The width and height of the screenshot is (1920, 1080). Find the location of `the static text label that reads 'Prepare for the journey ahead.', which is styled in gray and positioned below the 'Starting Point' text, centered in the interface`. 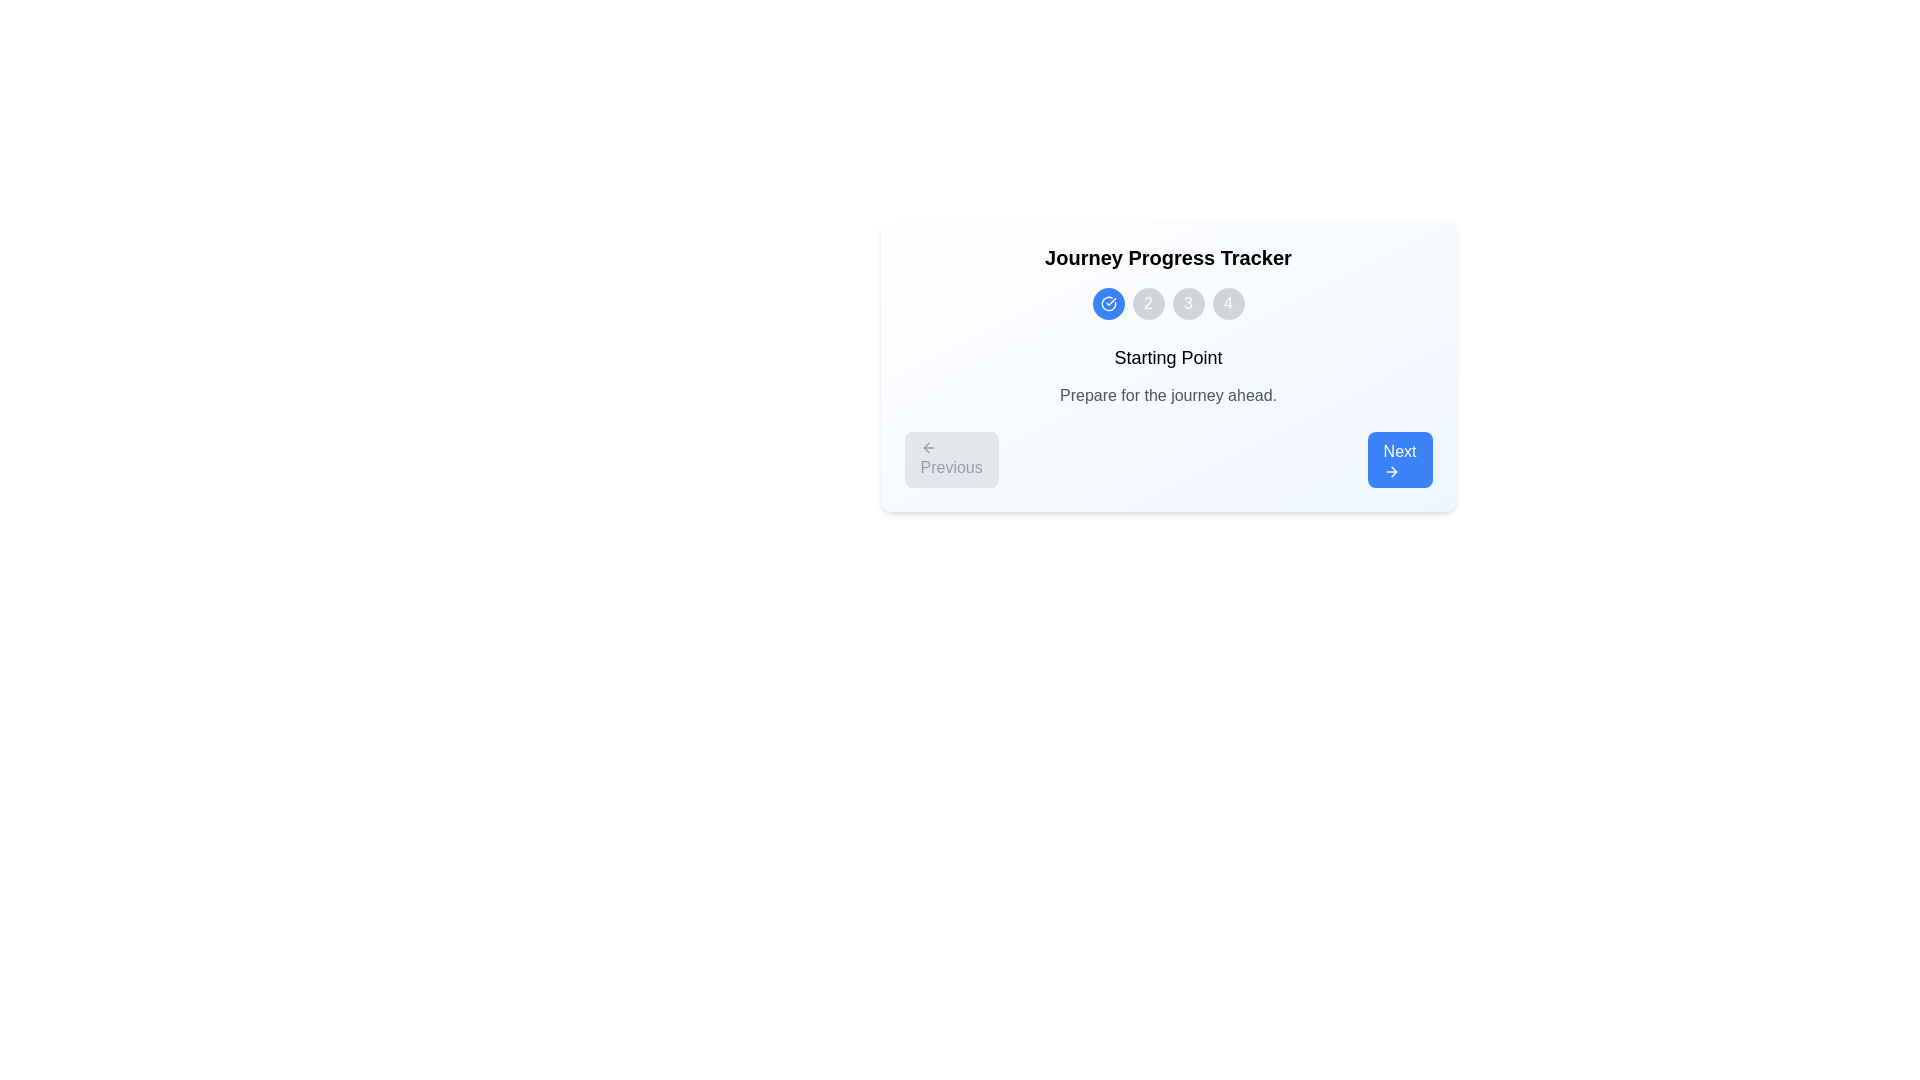

the static text label that reads 'Prepare for the journey ahead.', which is styled in gray and positioned below the 'Starting Point' text, centered in the interface is located at coordinates (1168, 396).